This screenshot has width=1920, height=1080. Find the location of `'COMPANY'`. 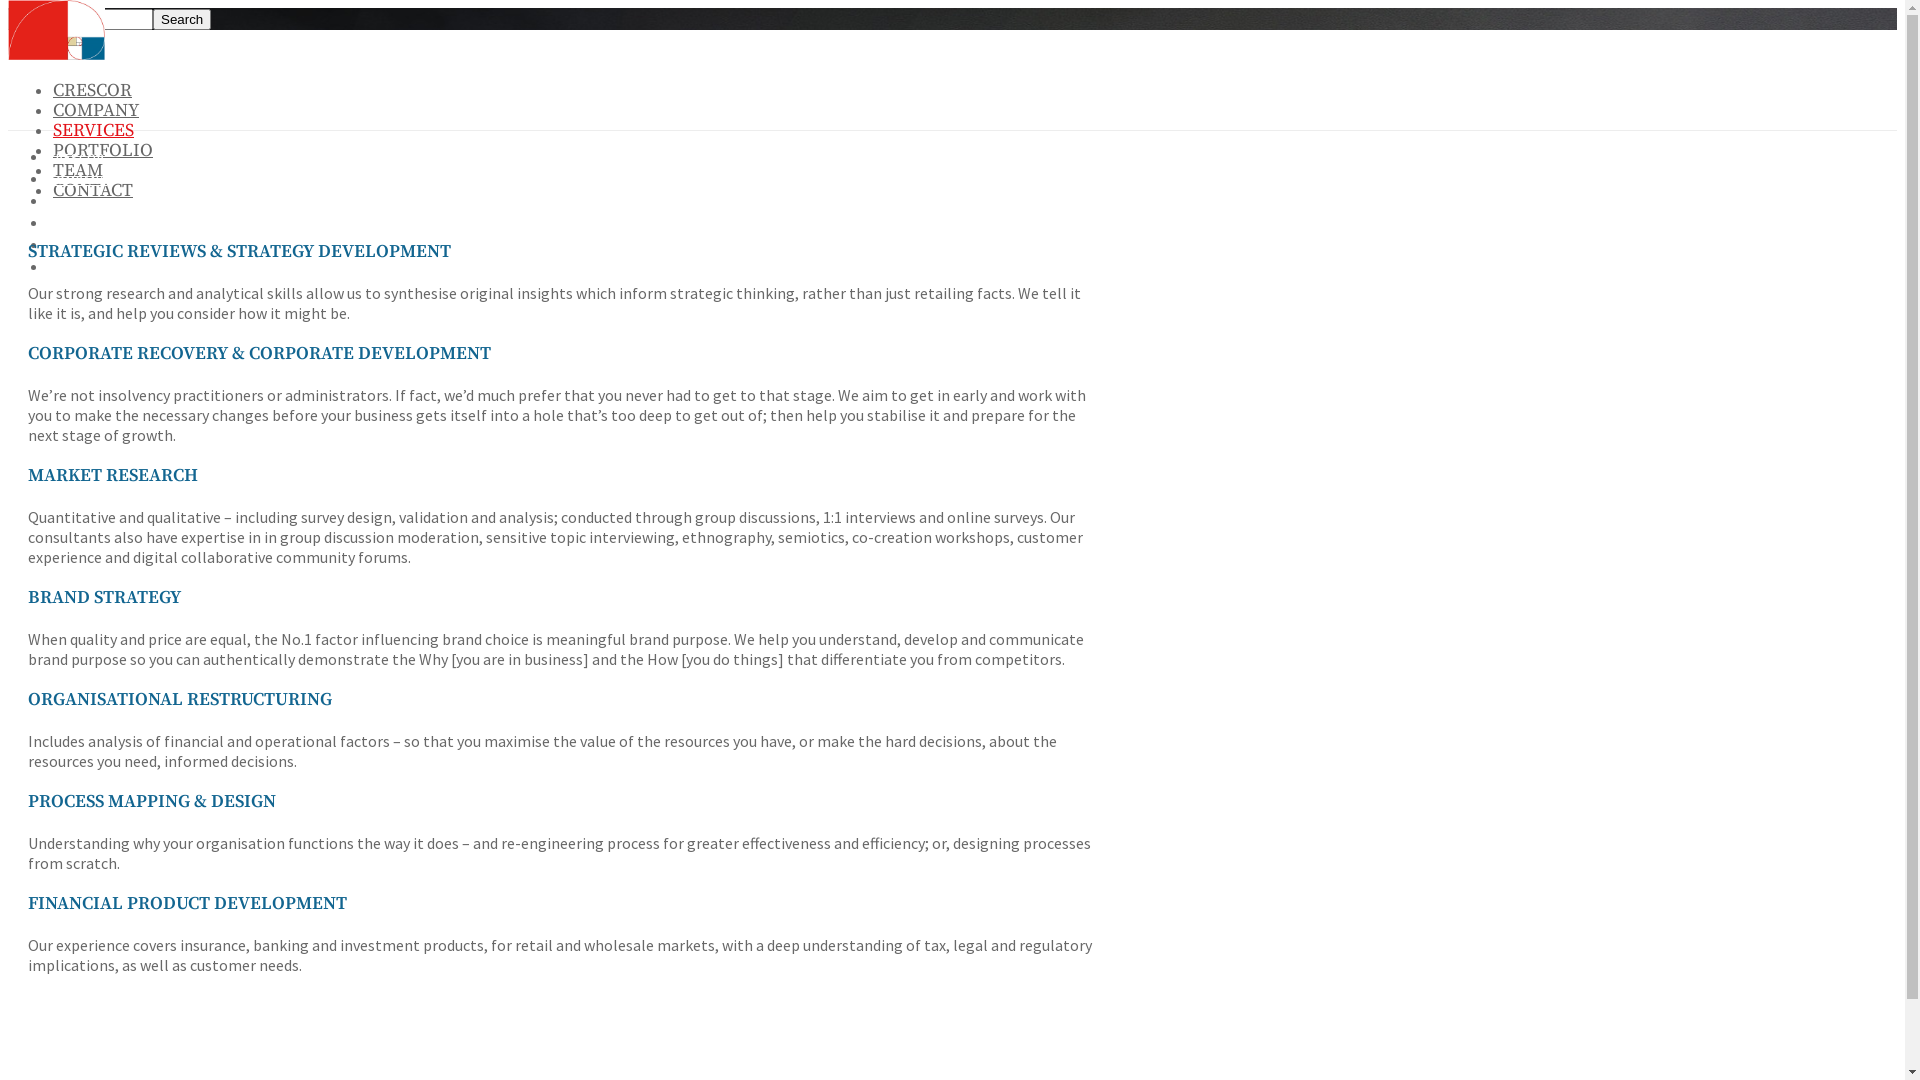

'COMPANY' is located at coordinates (77, 178).